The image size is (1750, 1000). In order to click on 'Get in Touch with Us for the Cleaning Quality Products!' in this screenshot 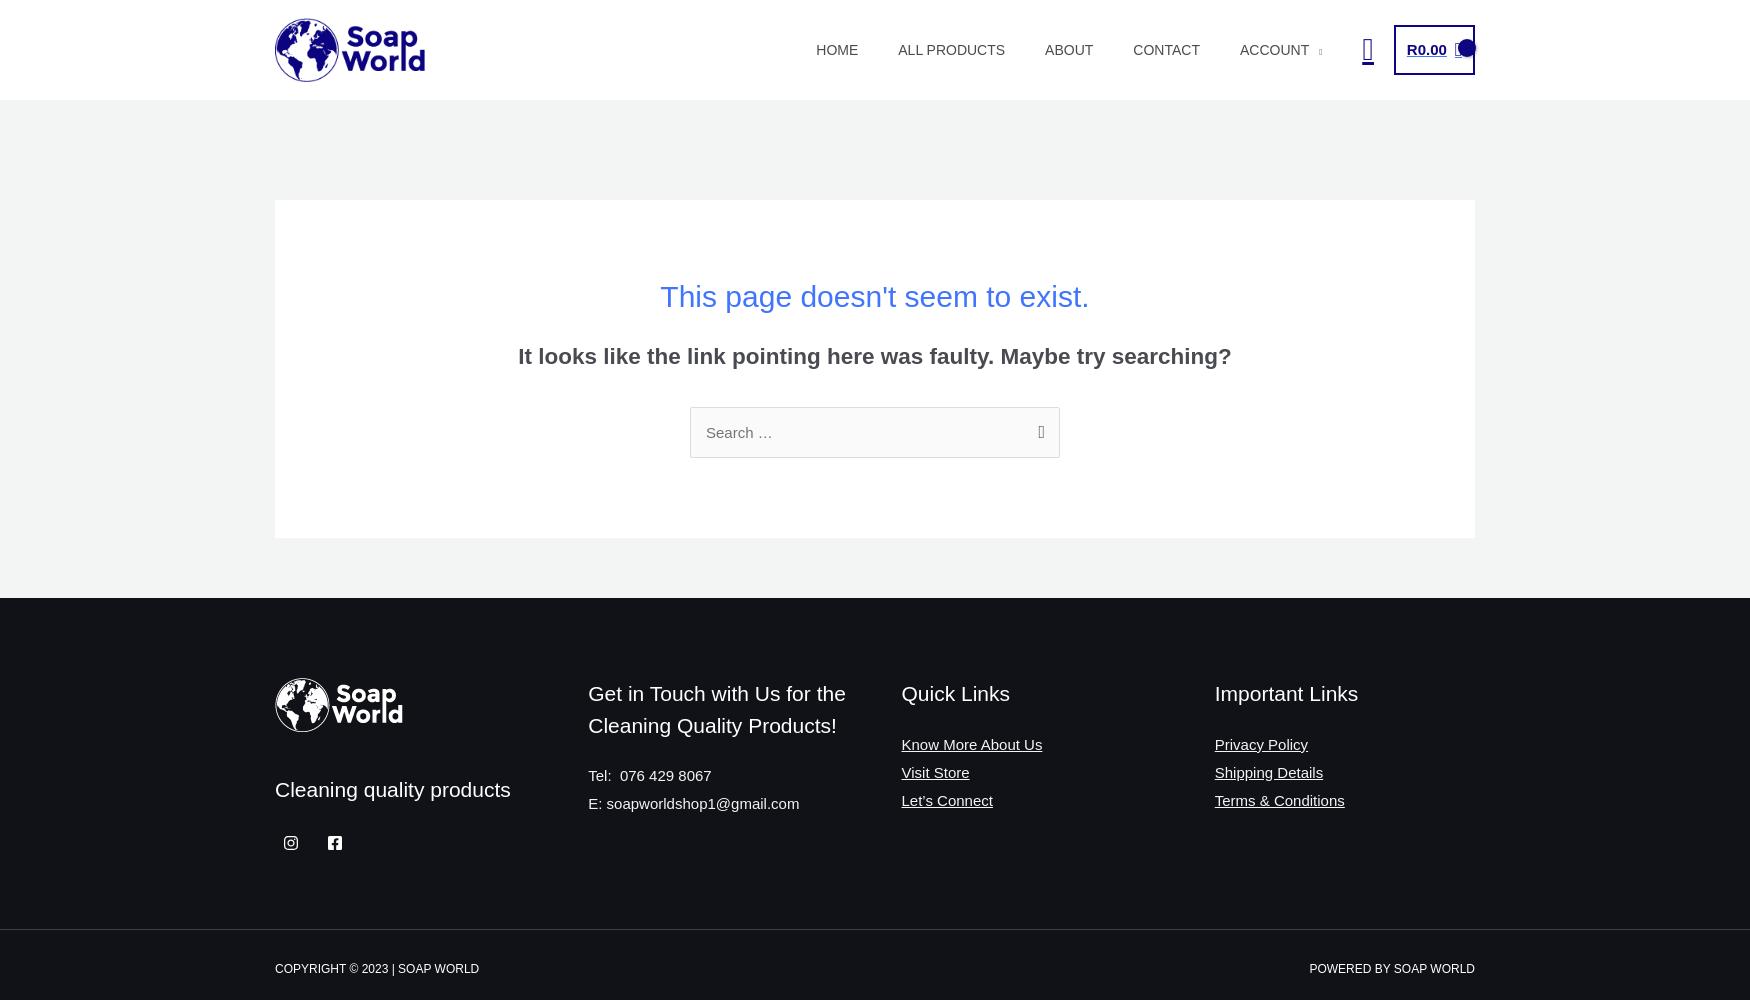, I will do `click(716, 708)`.